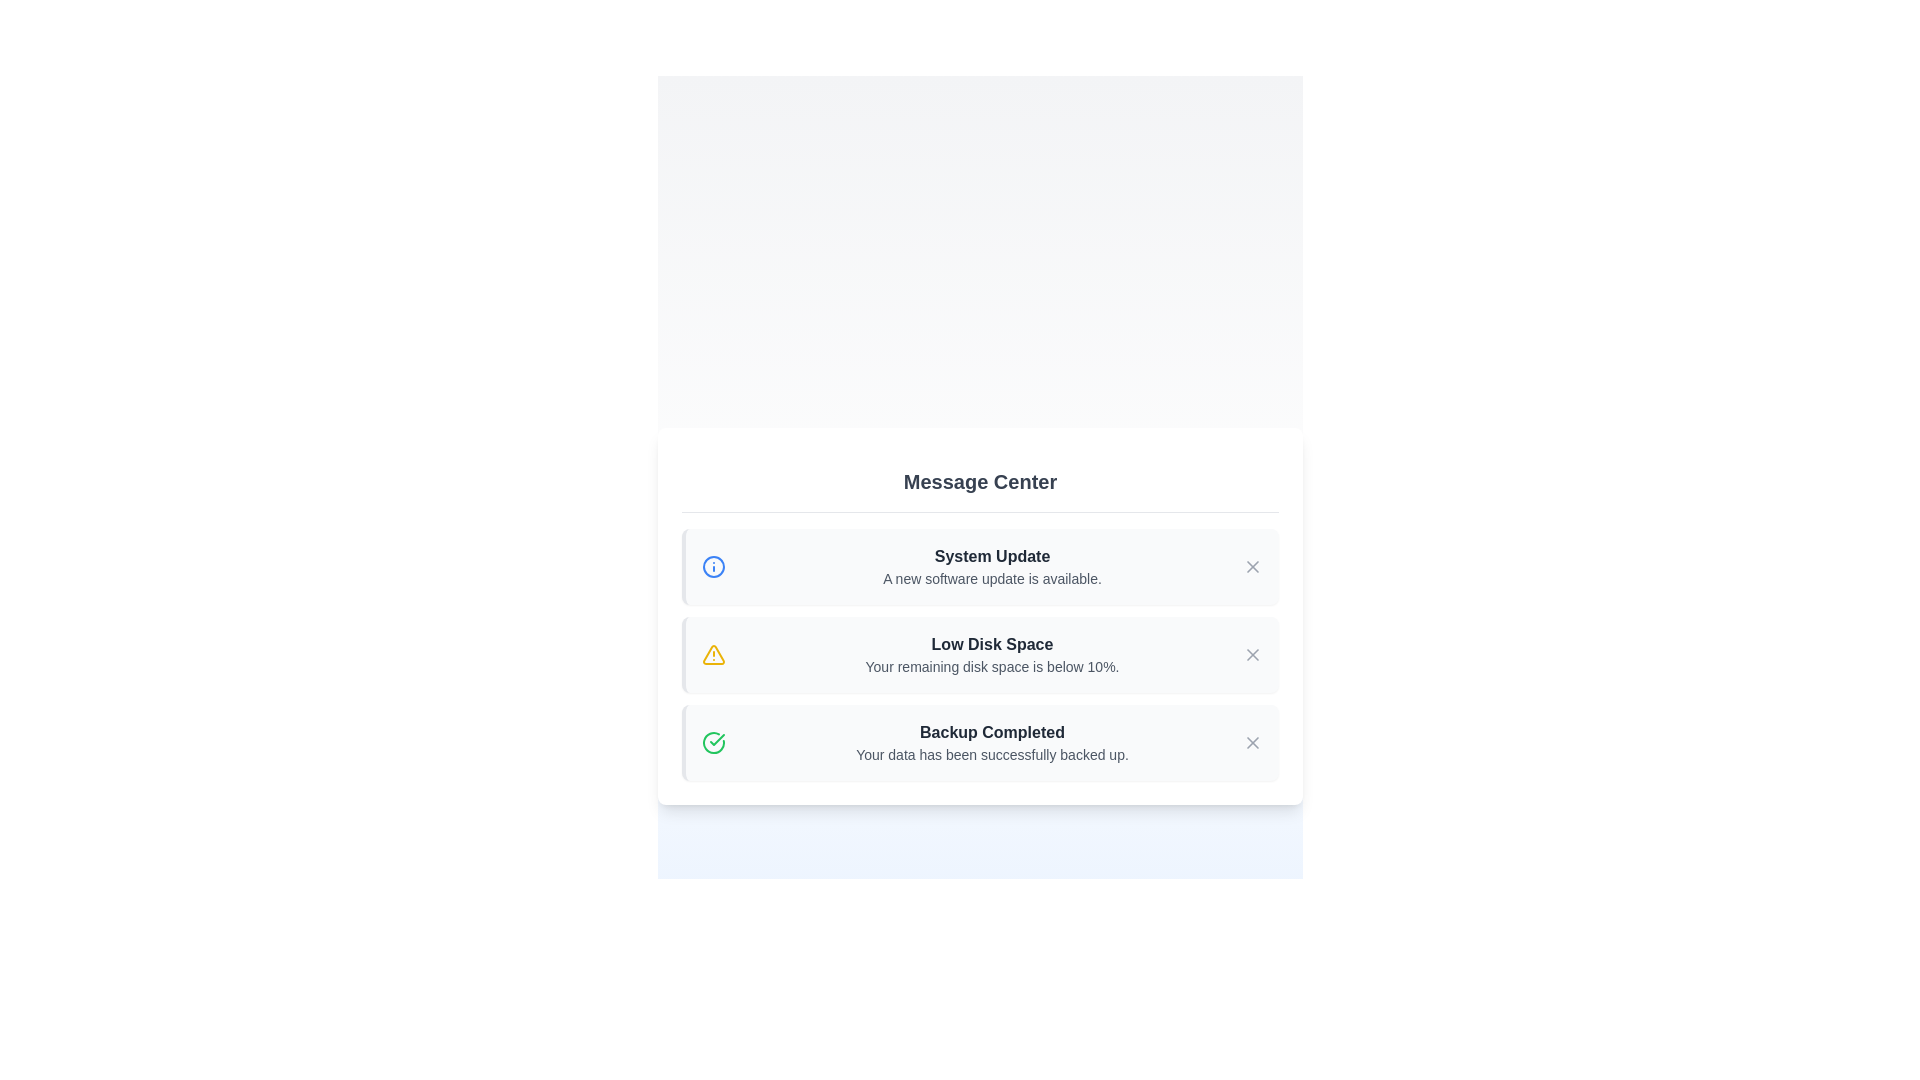 The height and width of the screenshot is (1080, 1920). I want to click on the circular green check icon indicating a successful action, located to the left of the 'Backup Completed' notification in the 'Message Center' section, so click(714, 742).